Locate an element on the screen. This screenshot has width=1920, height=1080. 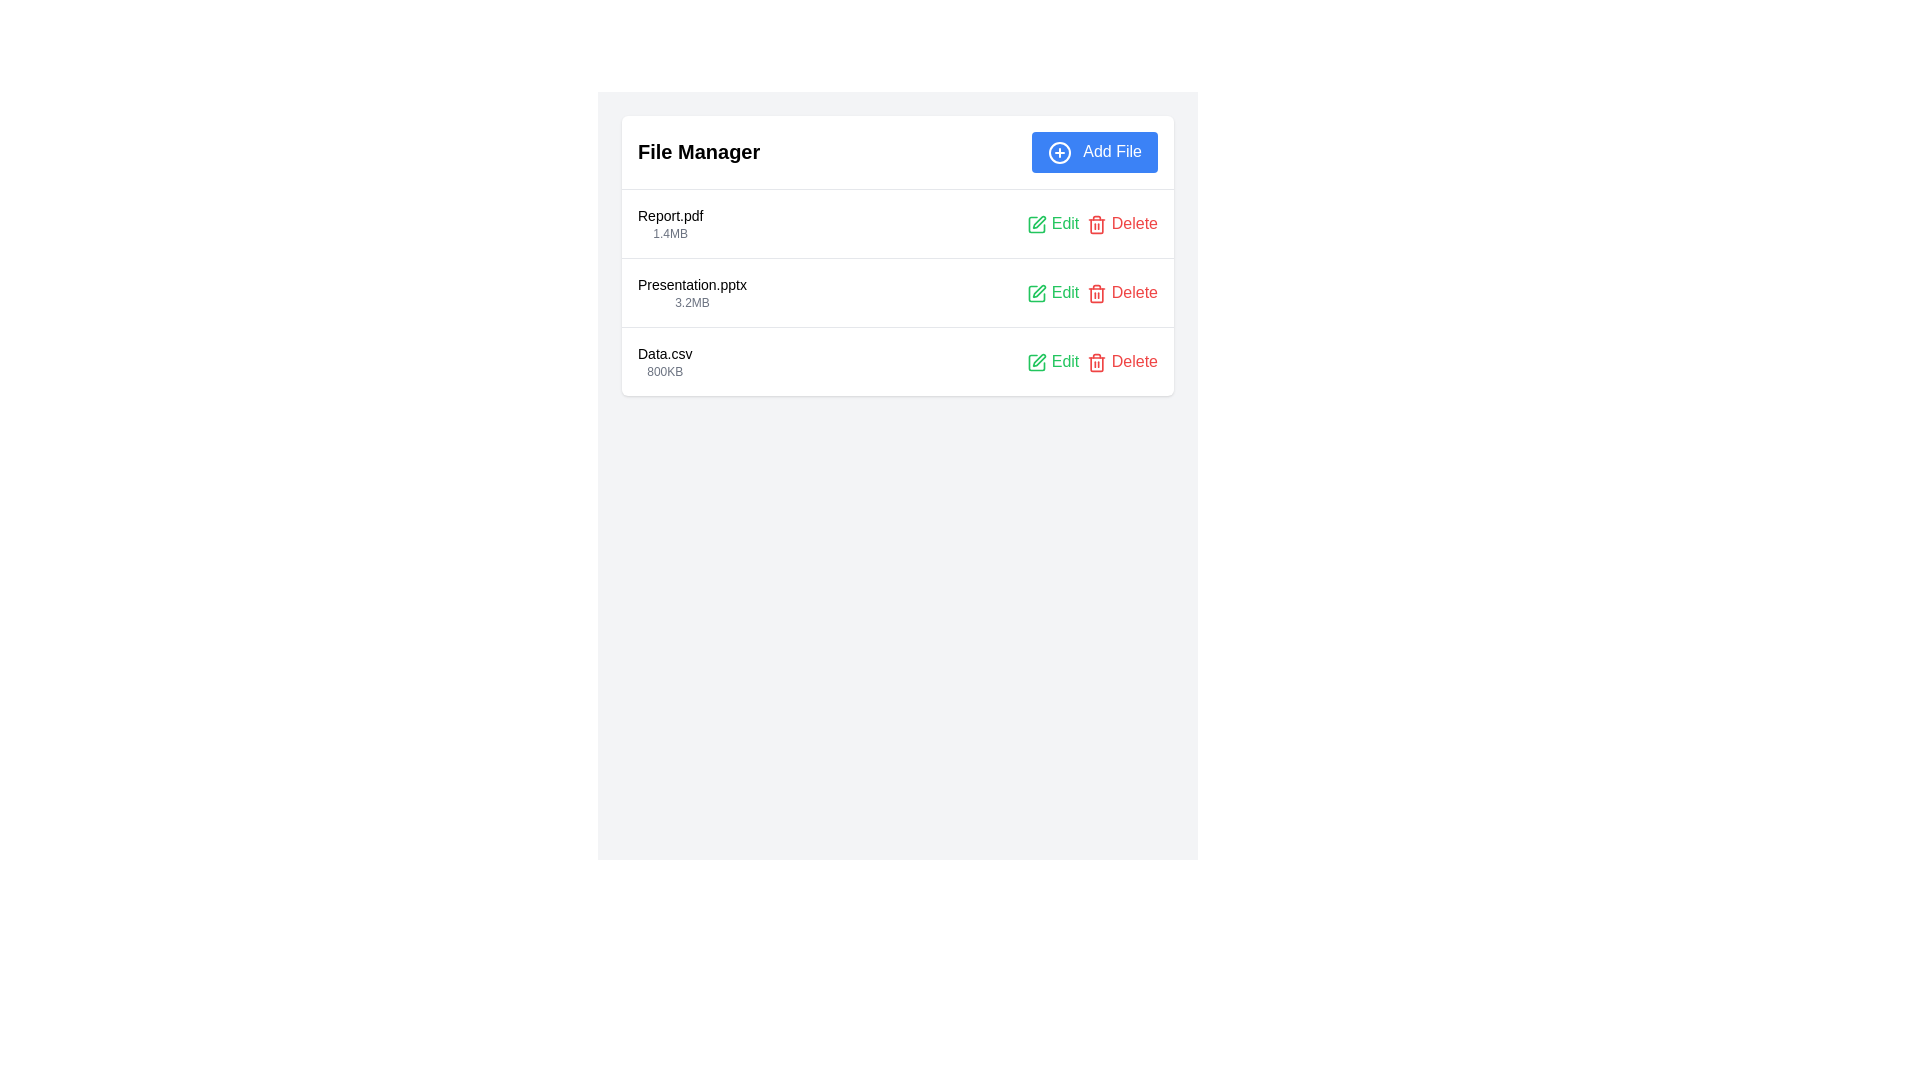
the Icon button located adjacent to the 'Report.pdf' file listing is located at coordinates (1037, 224).